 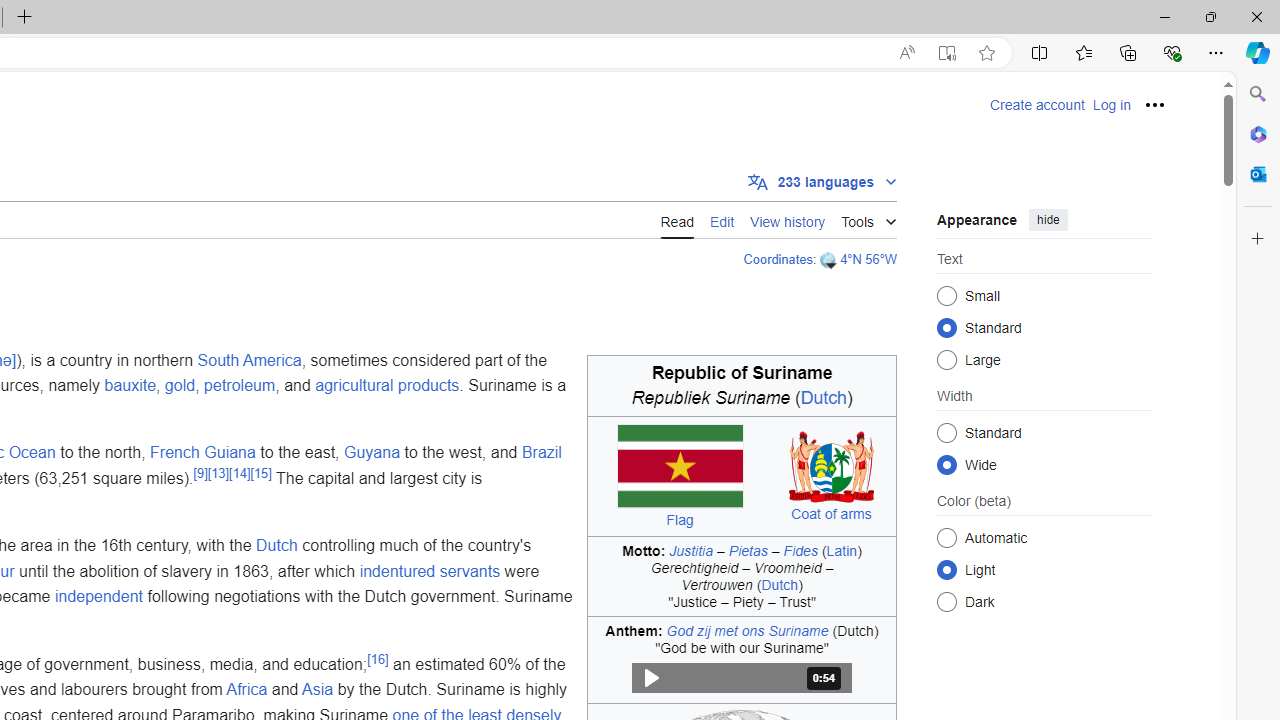 I want to click on 'agricultural products', so click(x=387, y=386).